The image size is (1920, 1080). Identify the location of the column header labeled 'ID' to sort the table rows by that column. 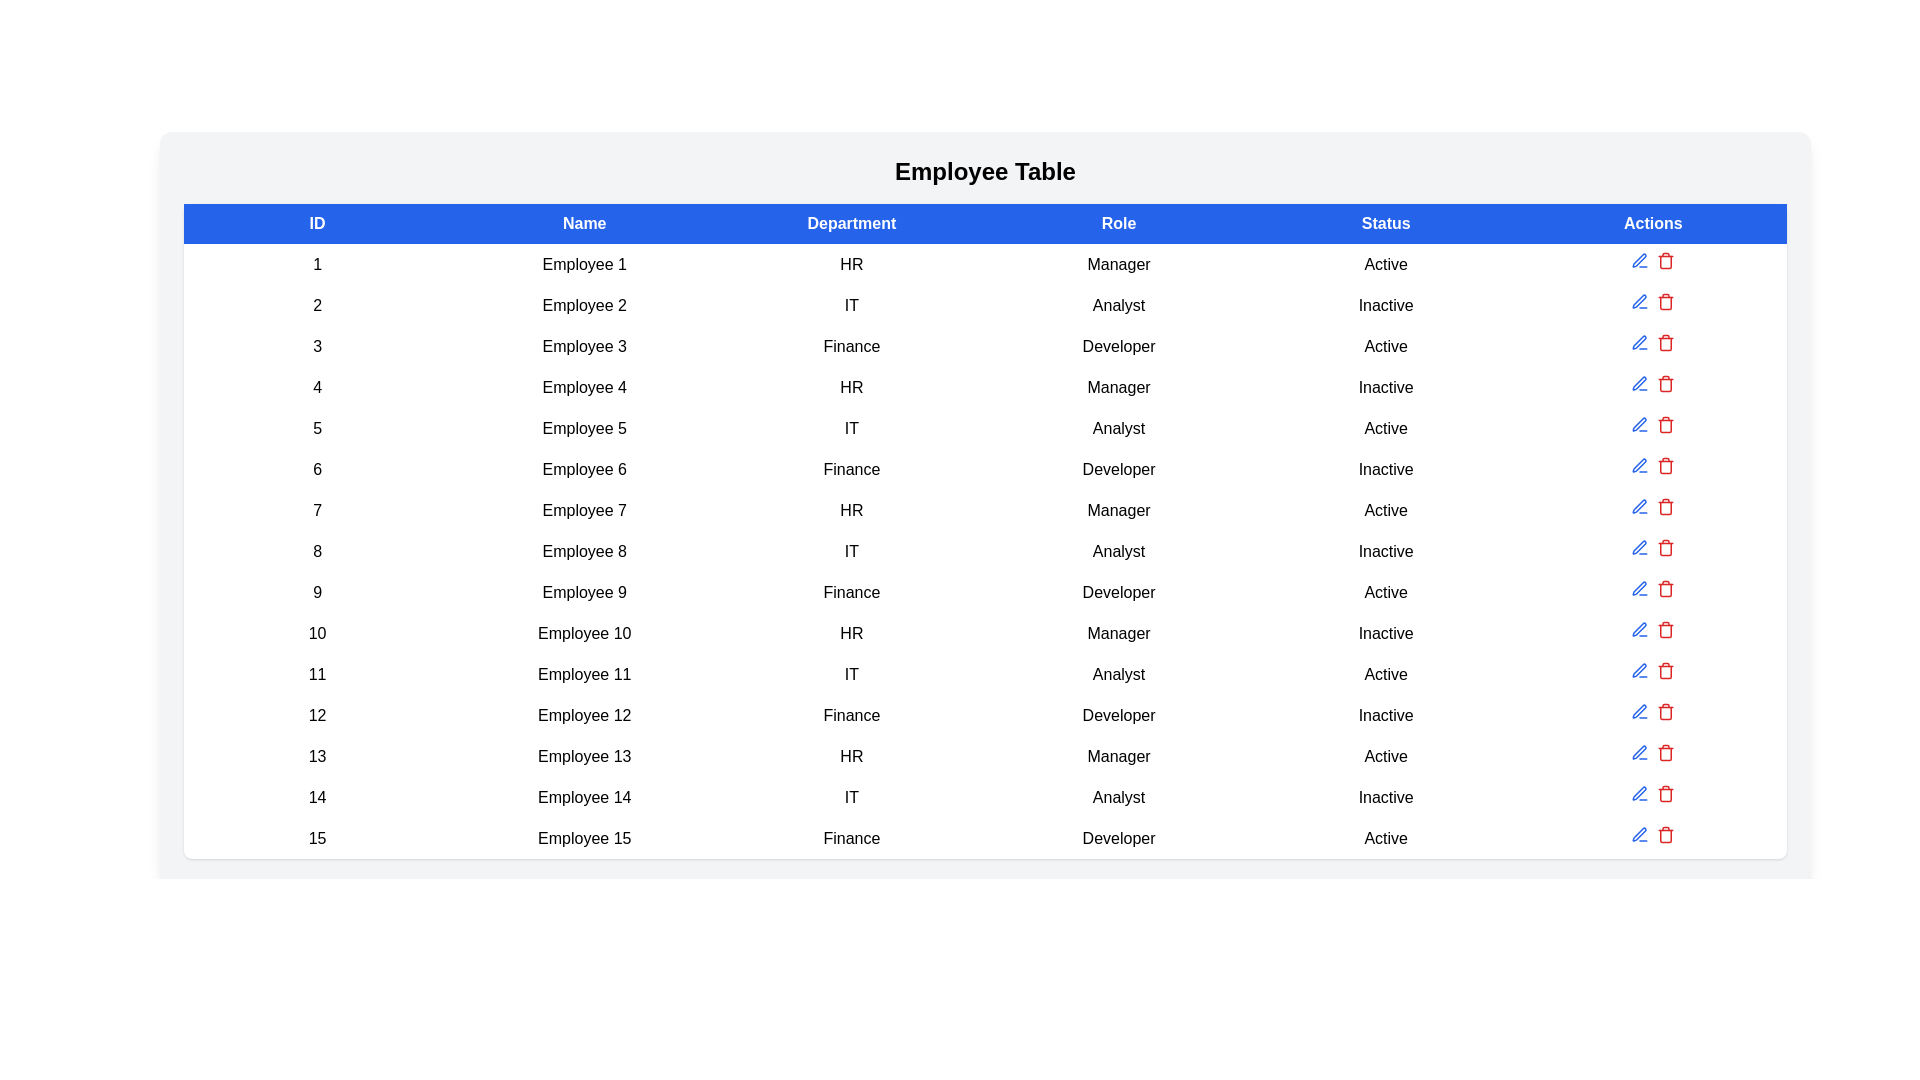
(316, 223).